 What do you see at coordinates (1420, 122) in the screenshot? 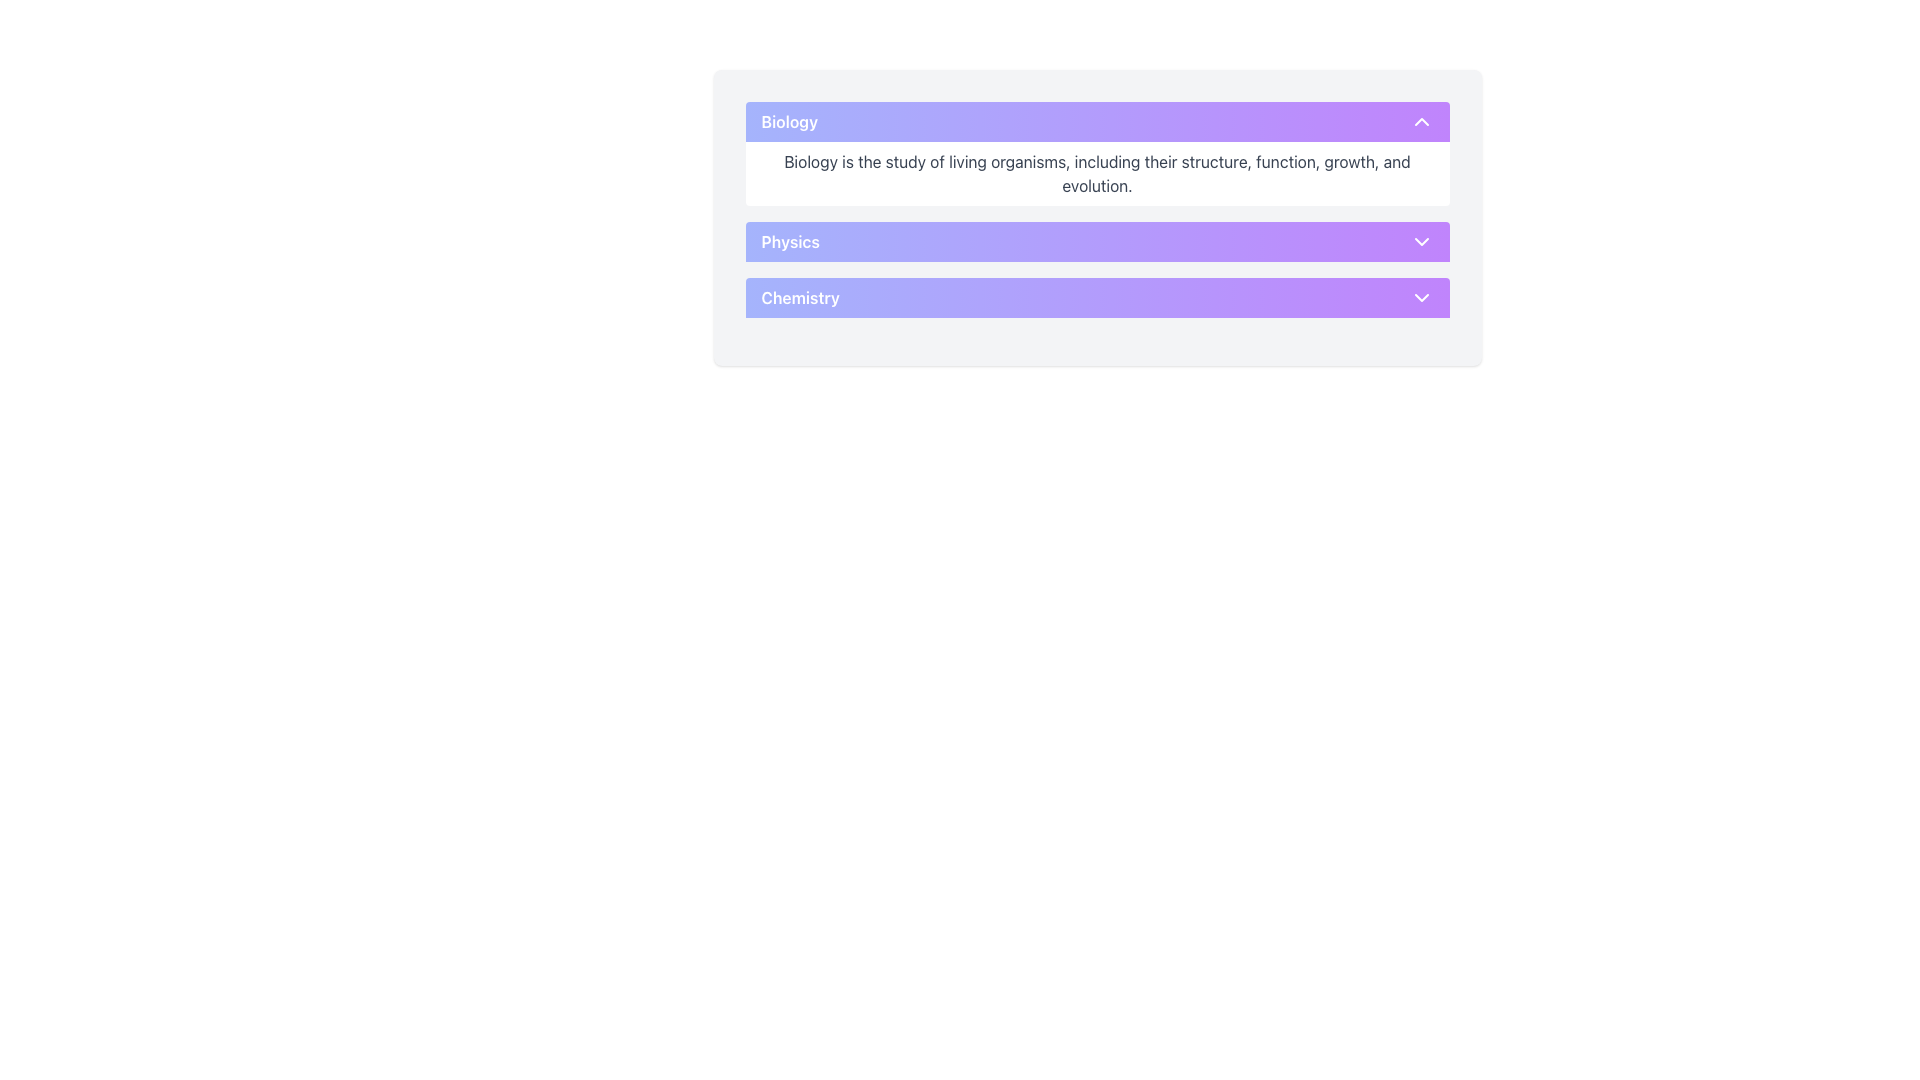
I see `the chevron icon located at the far right of the 'Biology' header section` at bounding box center [1420, 122].